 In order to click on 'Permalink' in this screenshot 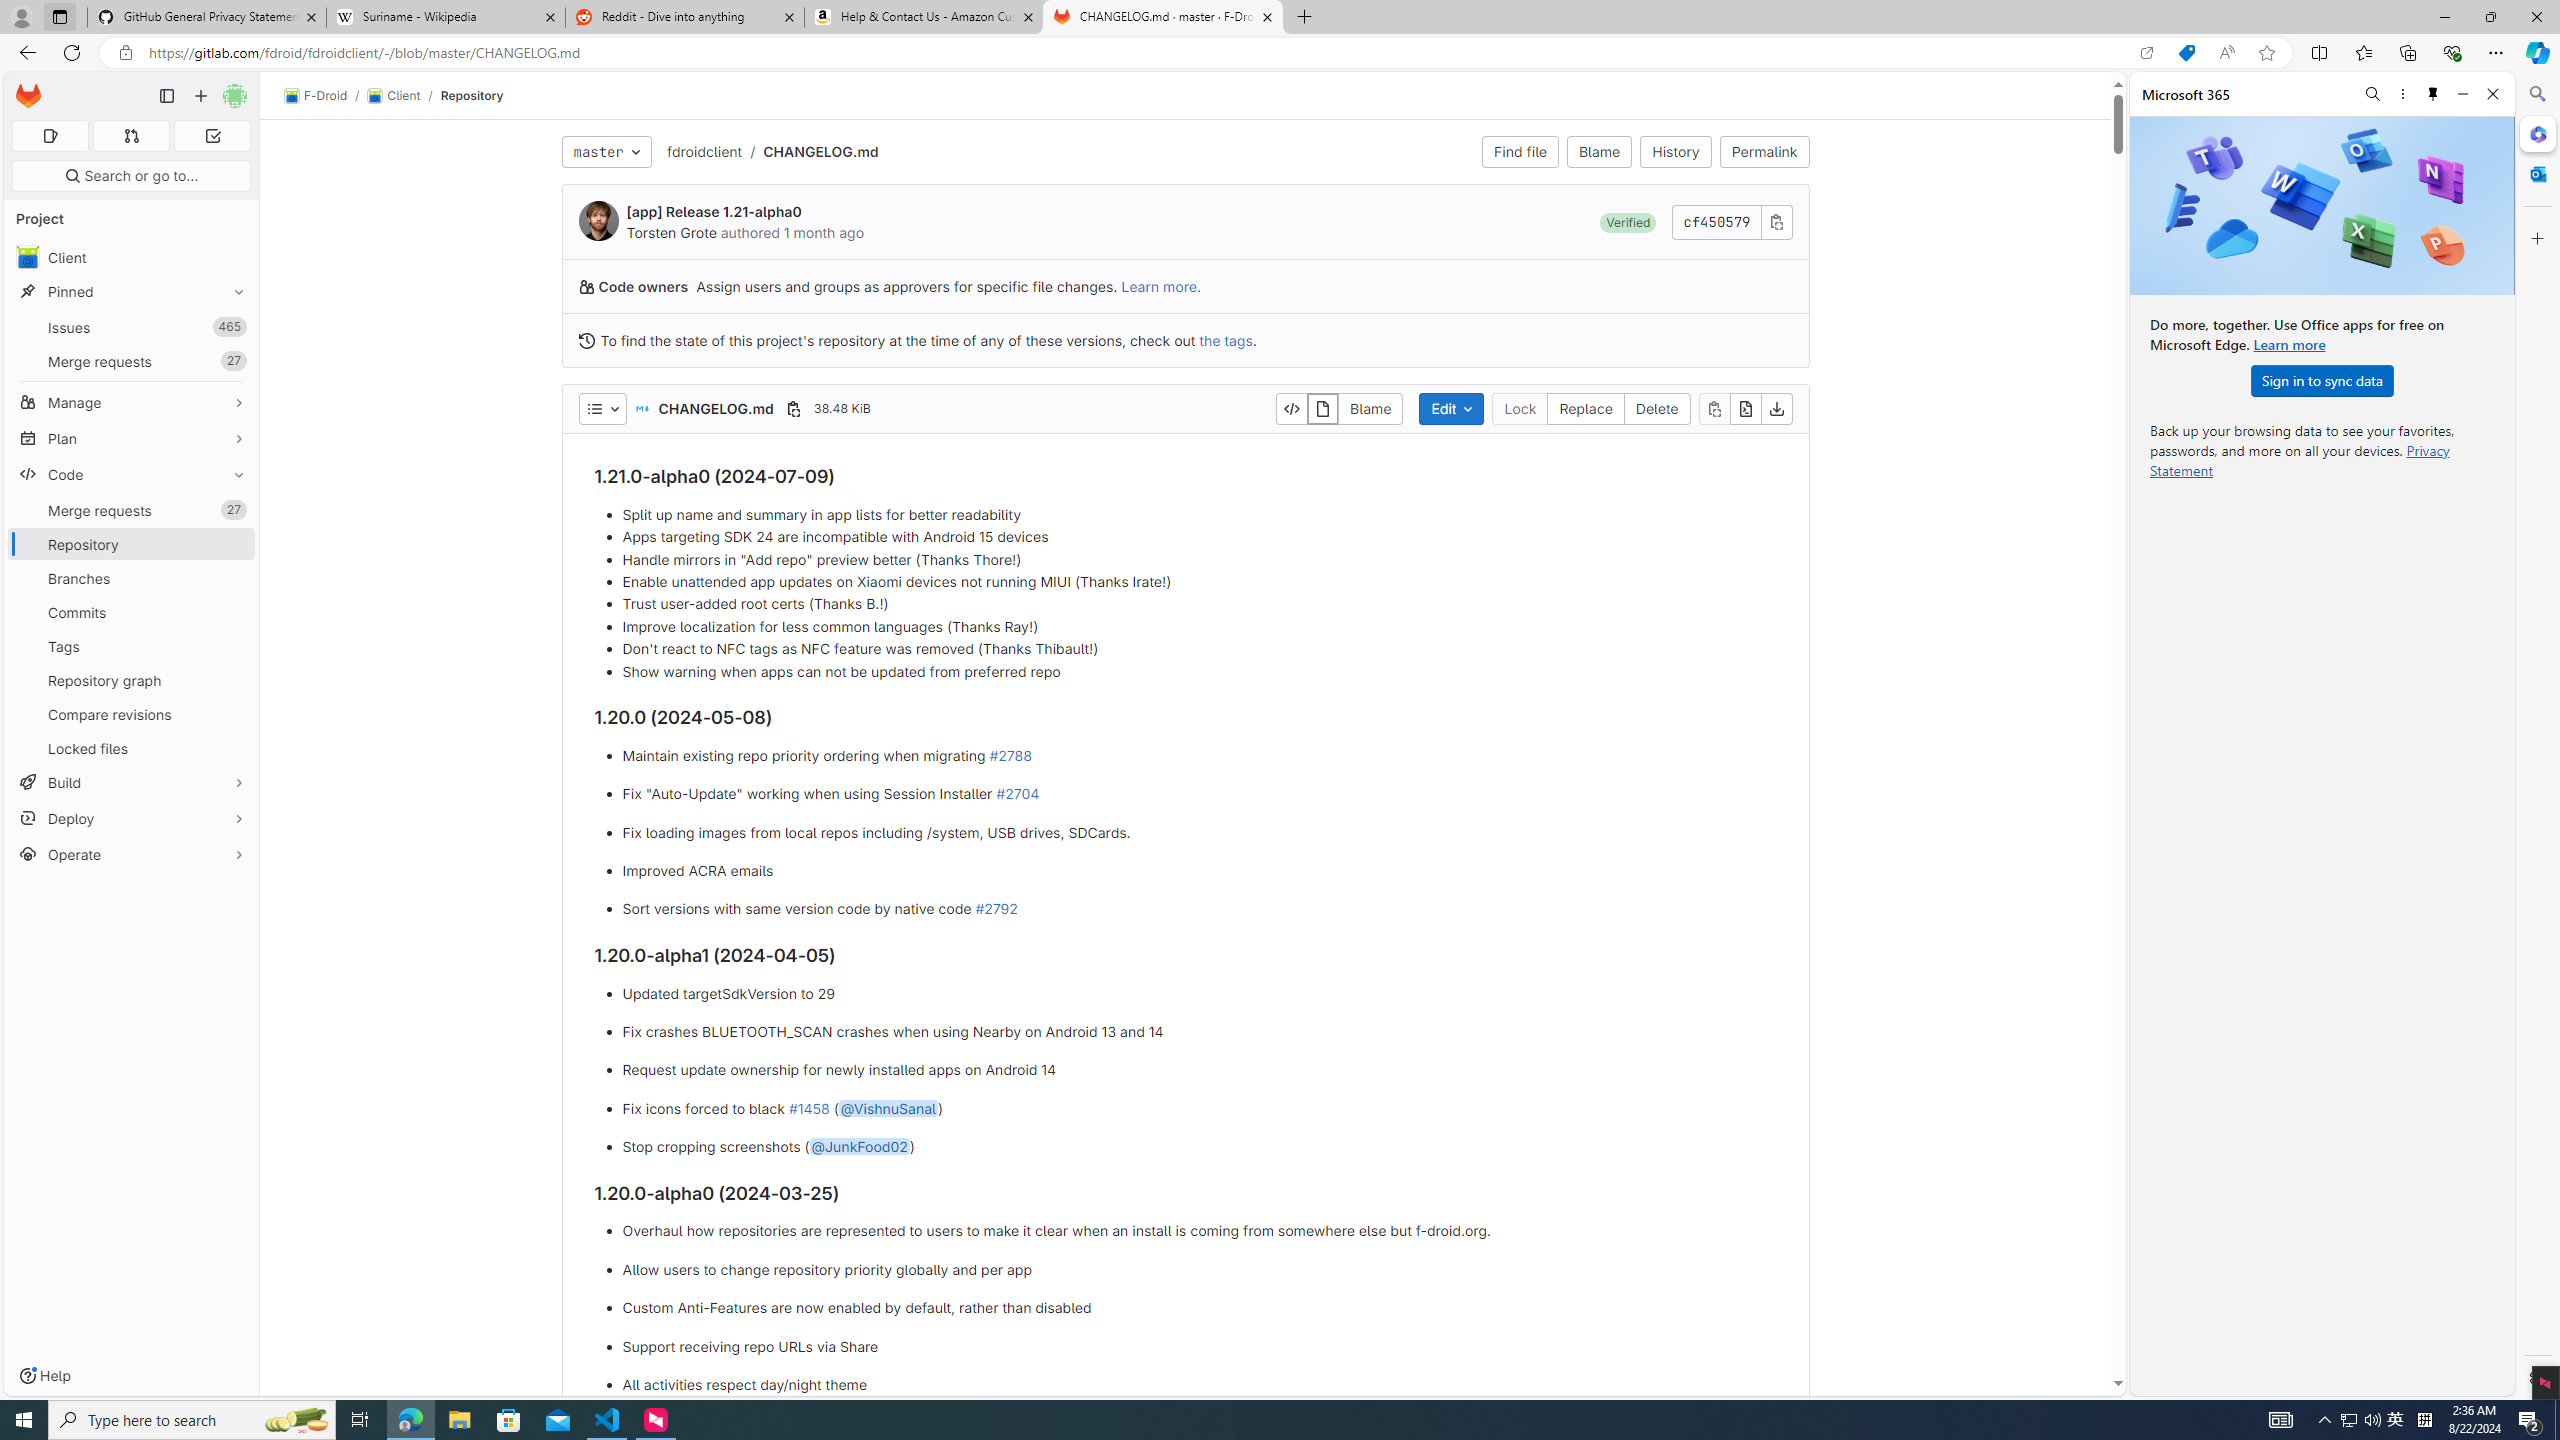, I will do `click(1762, 150)`.